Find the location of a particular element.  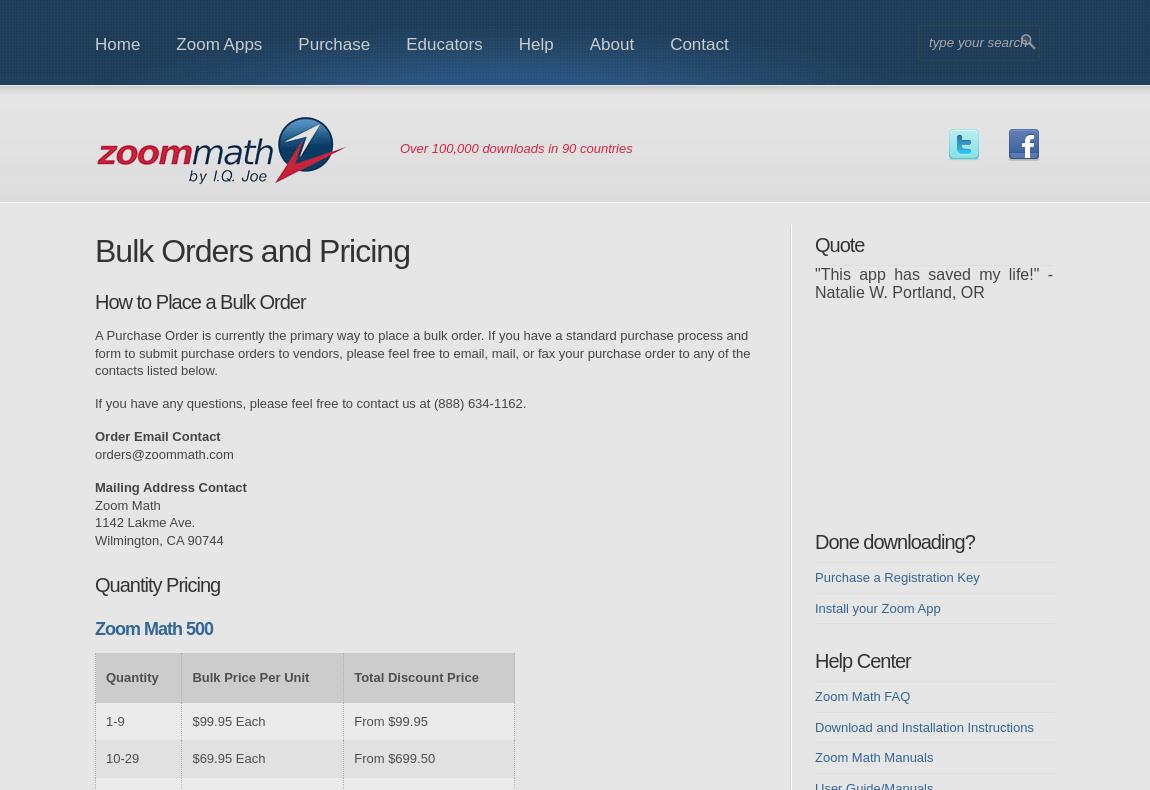

'"We received my son's MCT scores from 10th grade (end of last year). He jumped 3 levels and scored highest in his class." - Kathy J.  Austin, TX' is located at coordinates (934, 308).